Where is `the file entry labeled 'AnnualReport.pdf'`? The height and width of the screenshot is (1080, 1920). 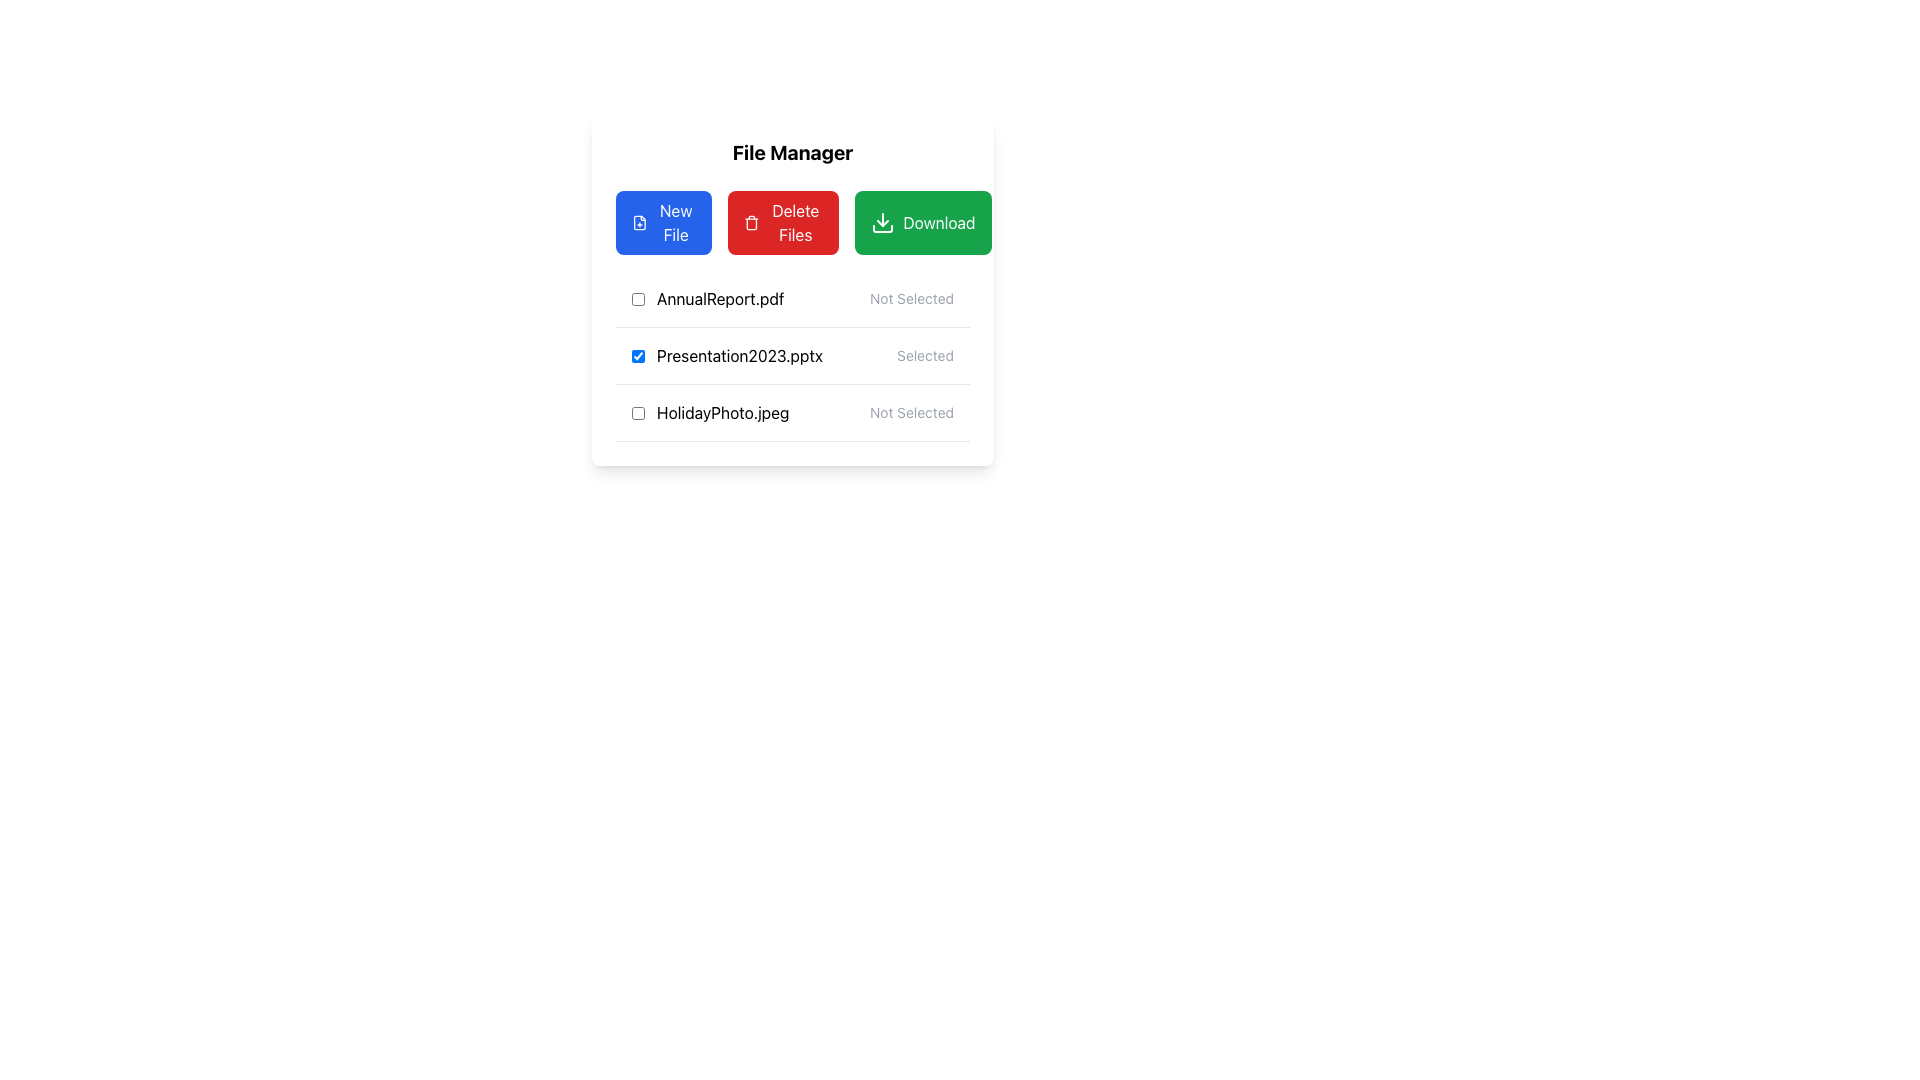
the file entry labeled 'AnnualReport.pdf' is located at coordinates (708, 299).